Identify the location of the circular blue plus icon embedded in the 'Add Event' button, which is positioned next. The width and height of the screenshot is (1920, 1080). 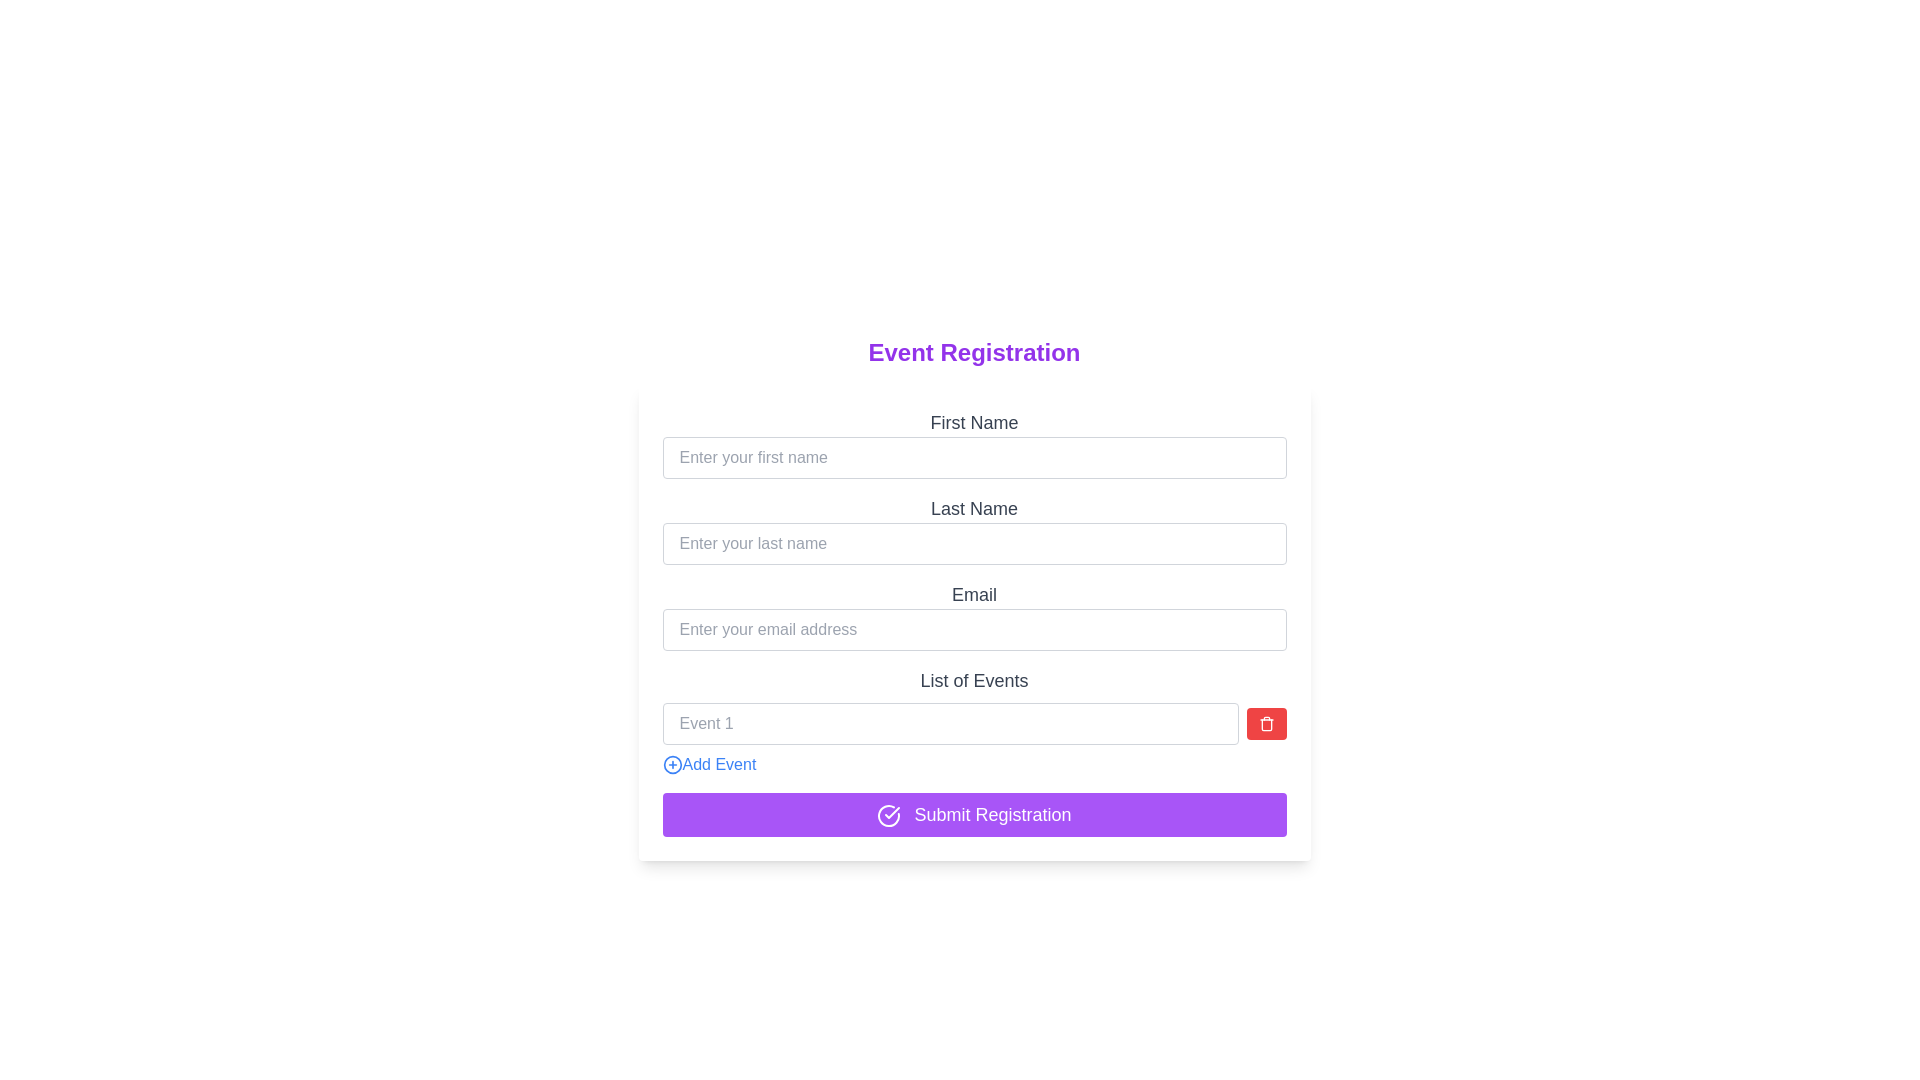
(672, 764).